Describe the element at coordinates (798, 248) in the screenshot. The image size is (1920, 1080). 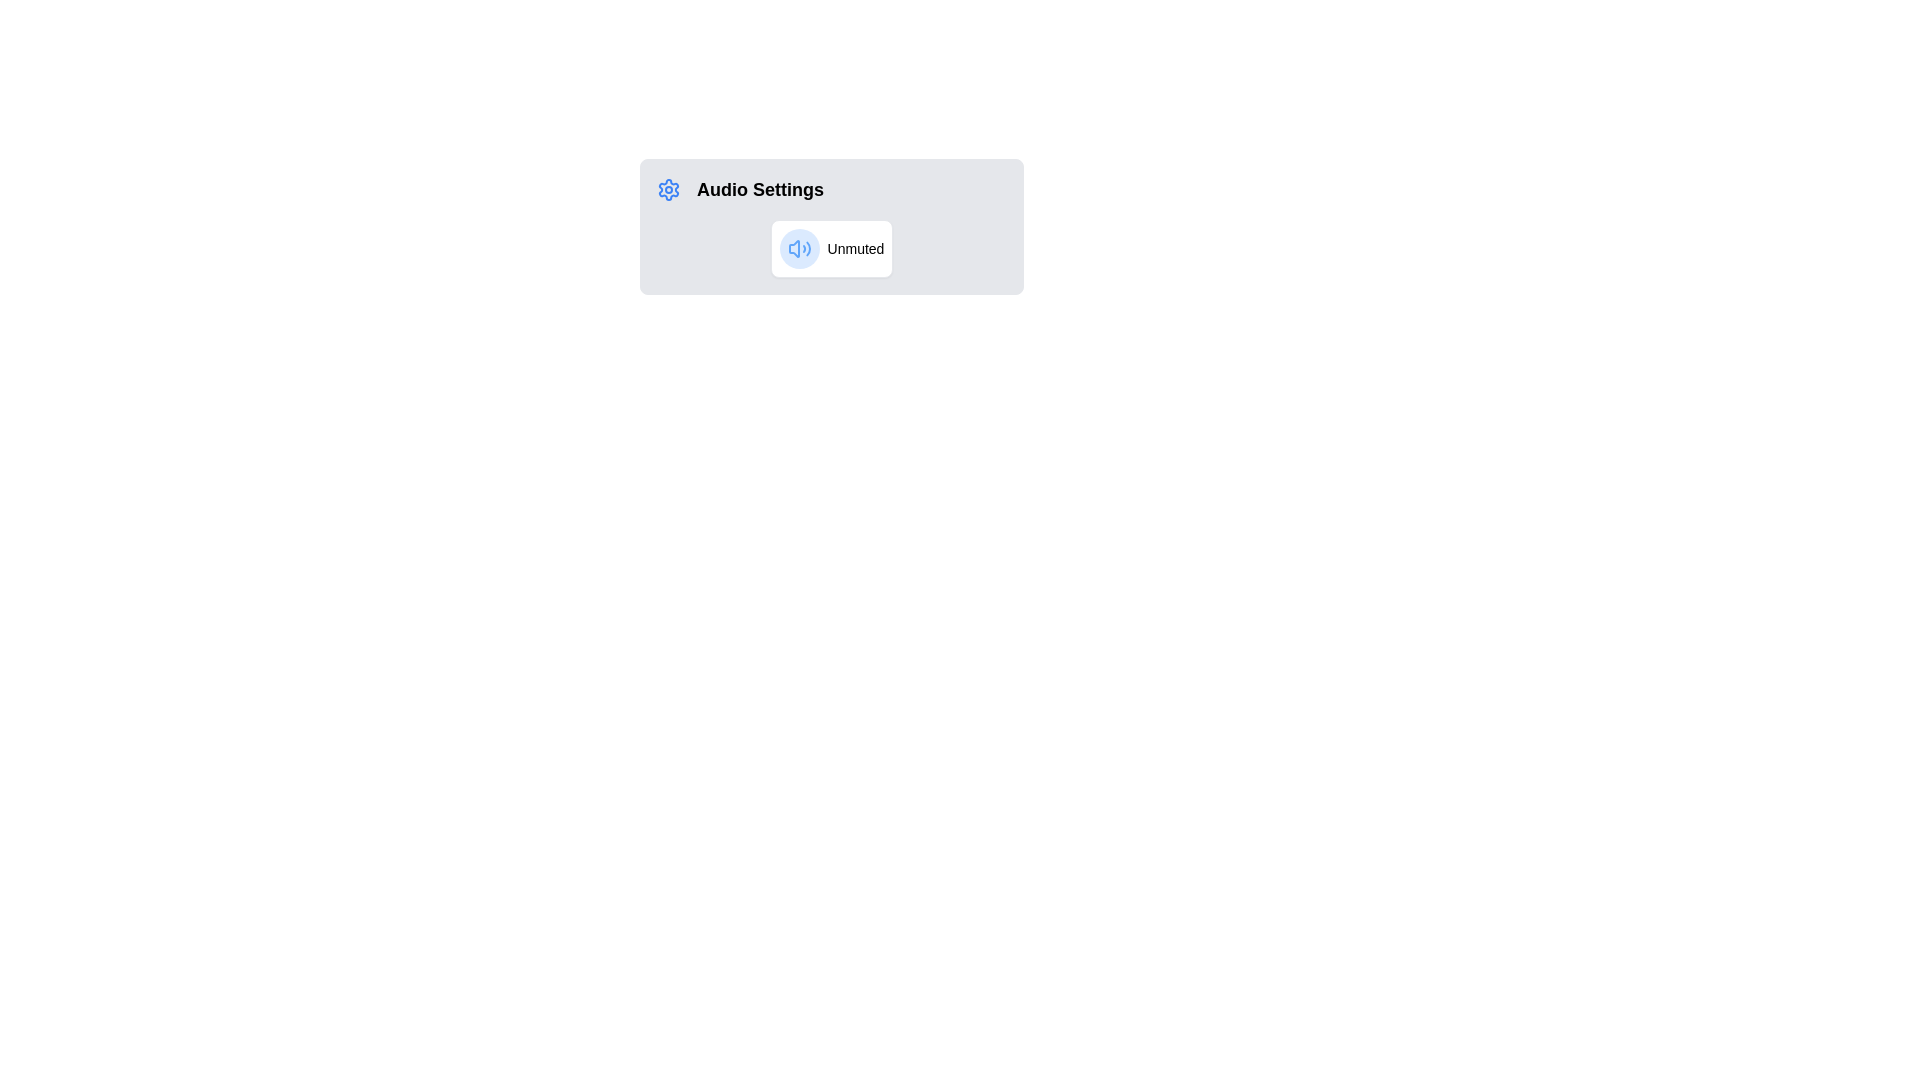
I see `the audio output icon located in the bottom-right area of a circular button with a blue background` at that location.